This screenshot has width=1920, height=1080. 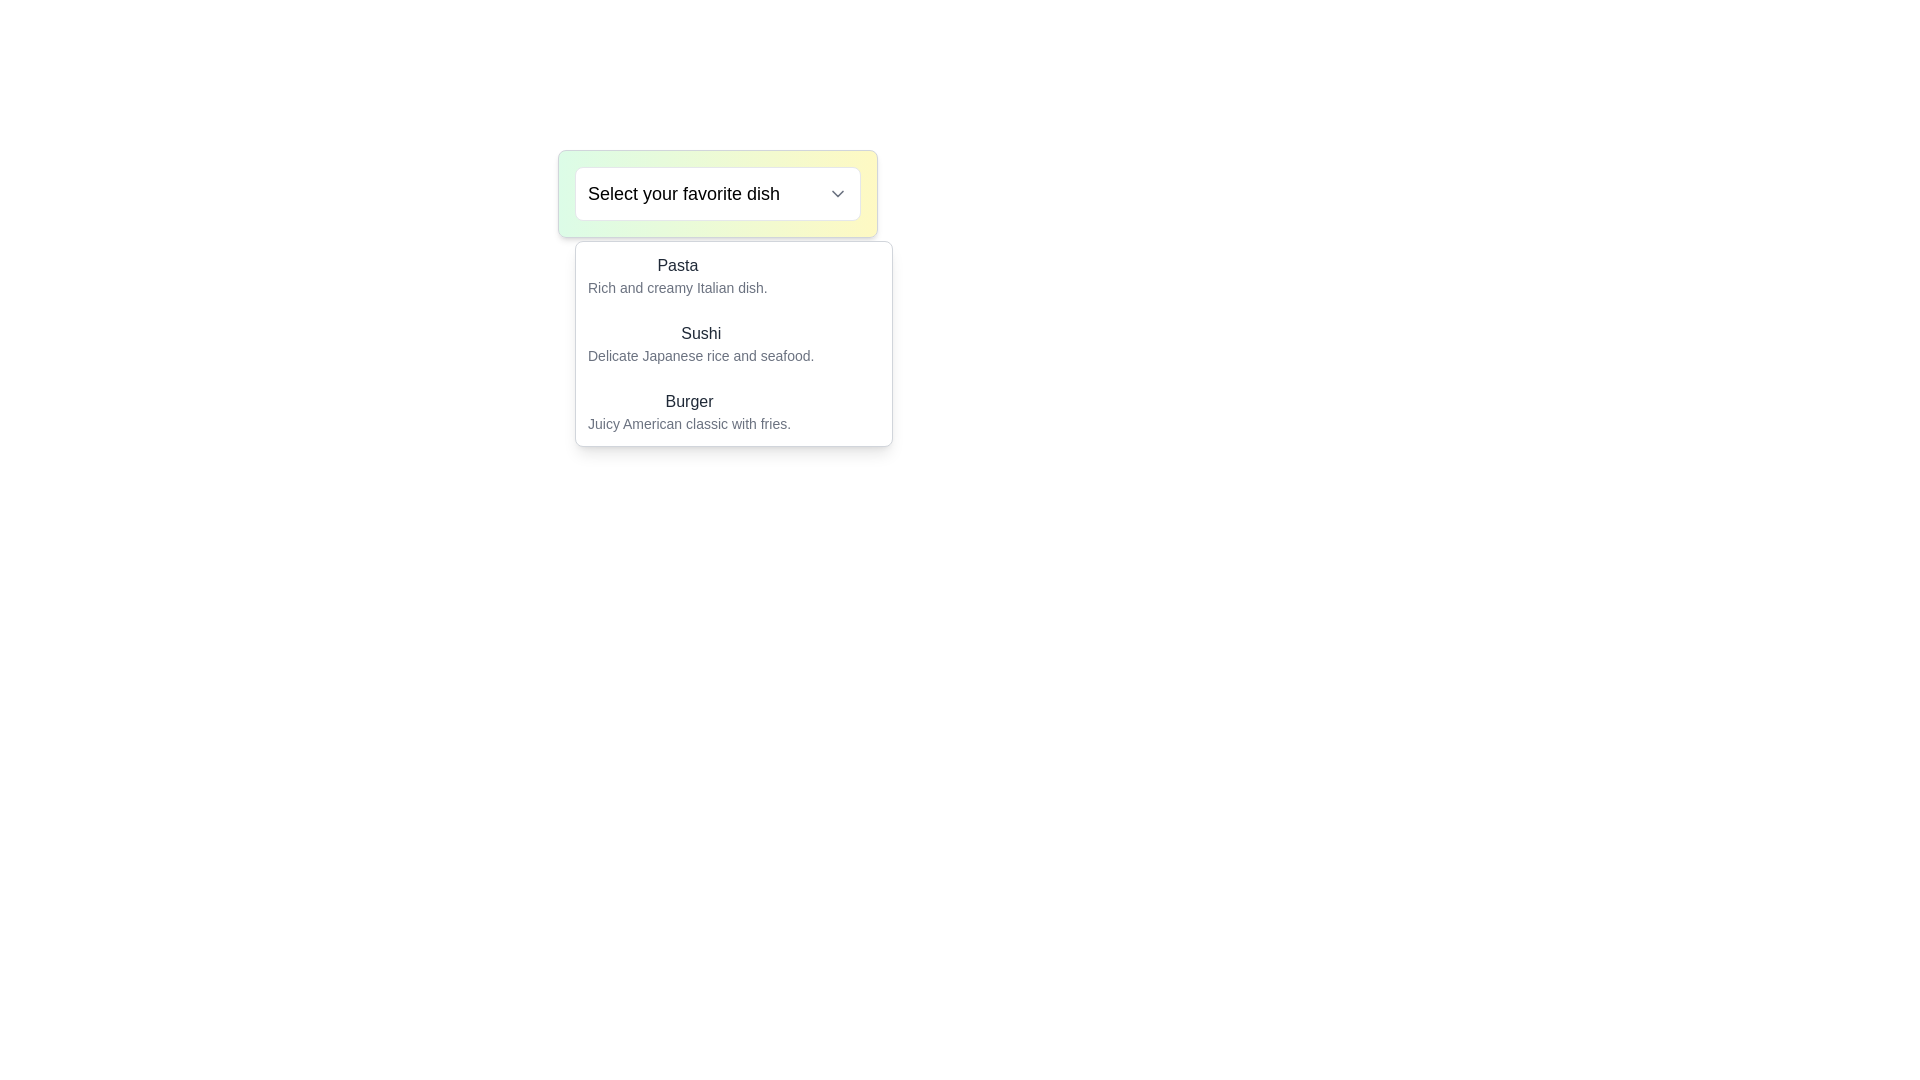 I want to click on the text block displaying 'Select your favorite dish', so click(x=684, y=193).